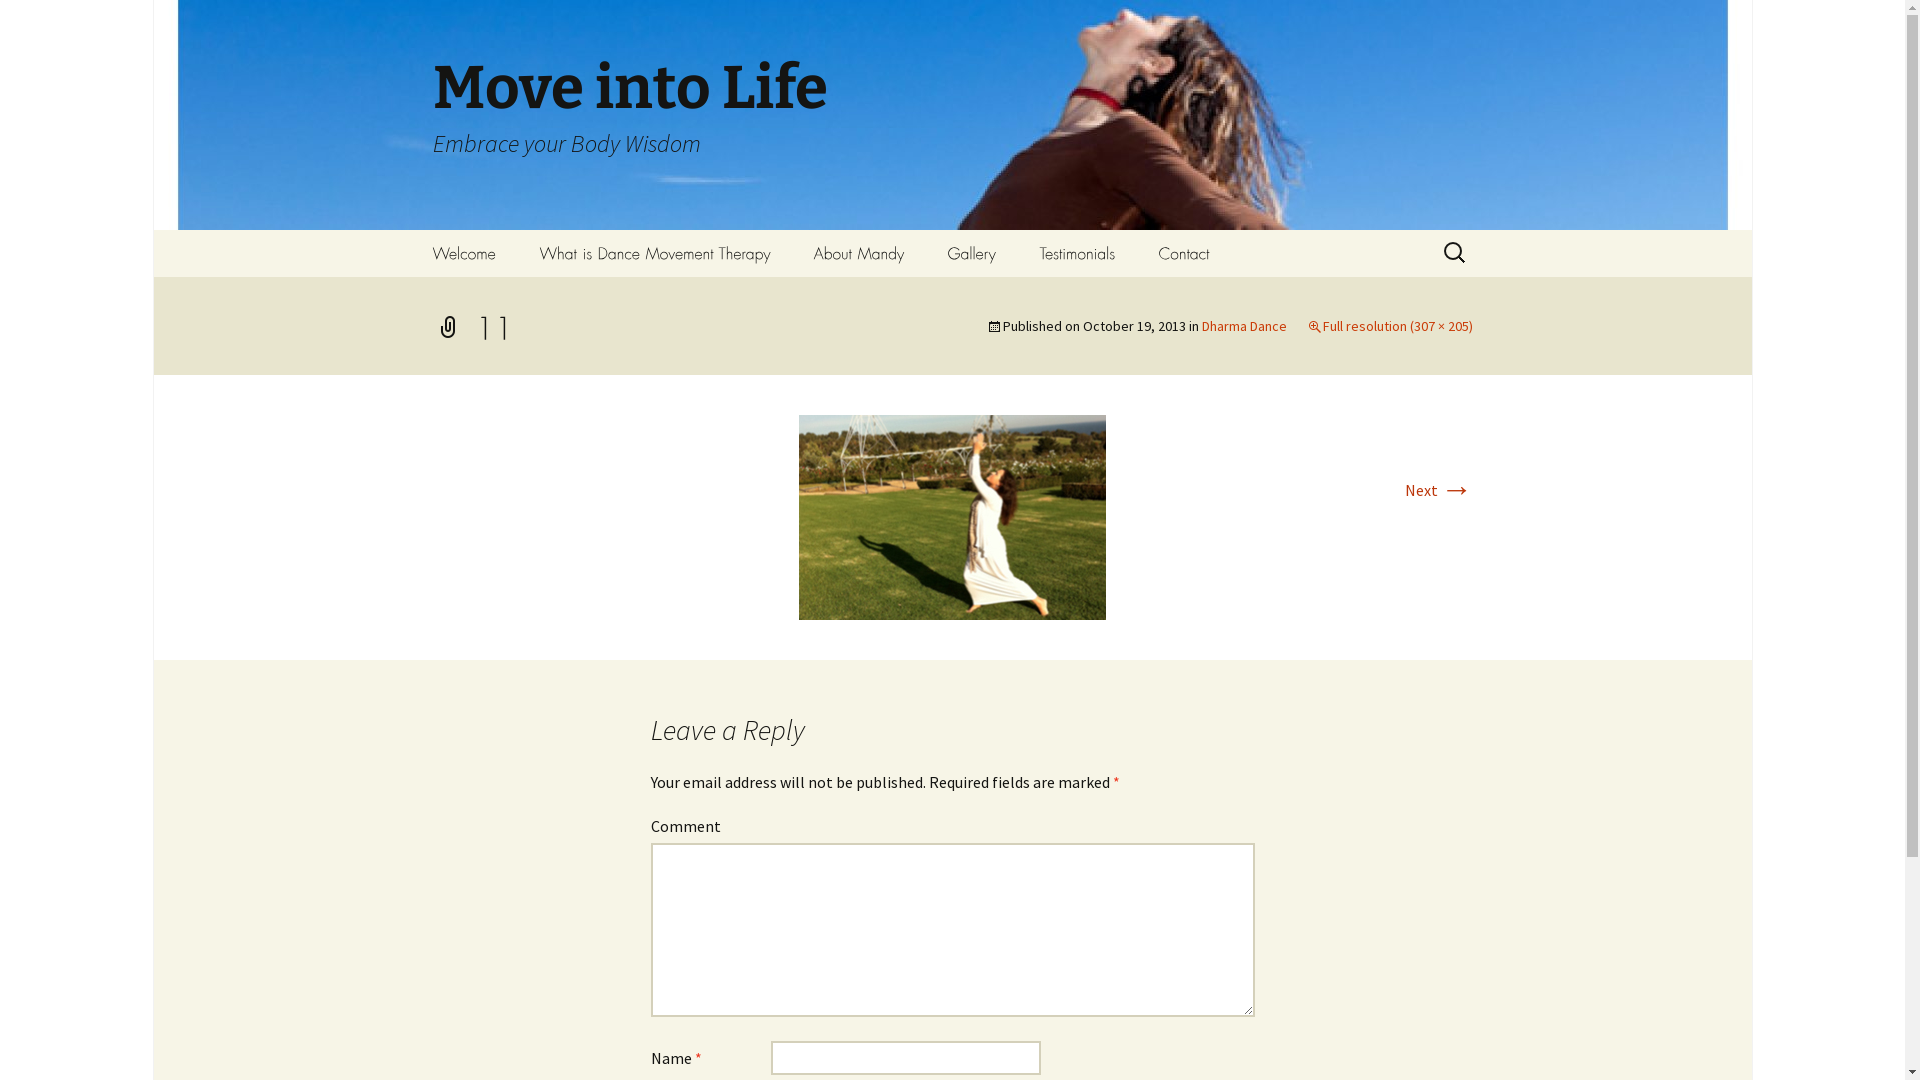 This screenshot has width=1920, height=1080. What do you see at coordinates (950, 115) in the screenshot?
I see `'Move into Life` at bounding box center [950, 115].